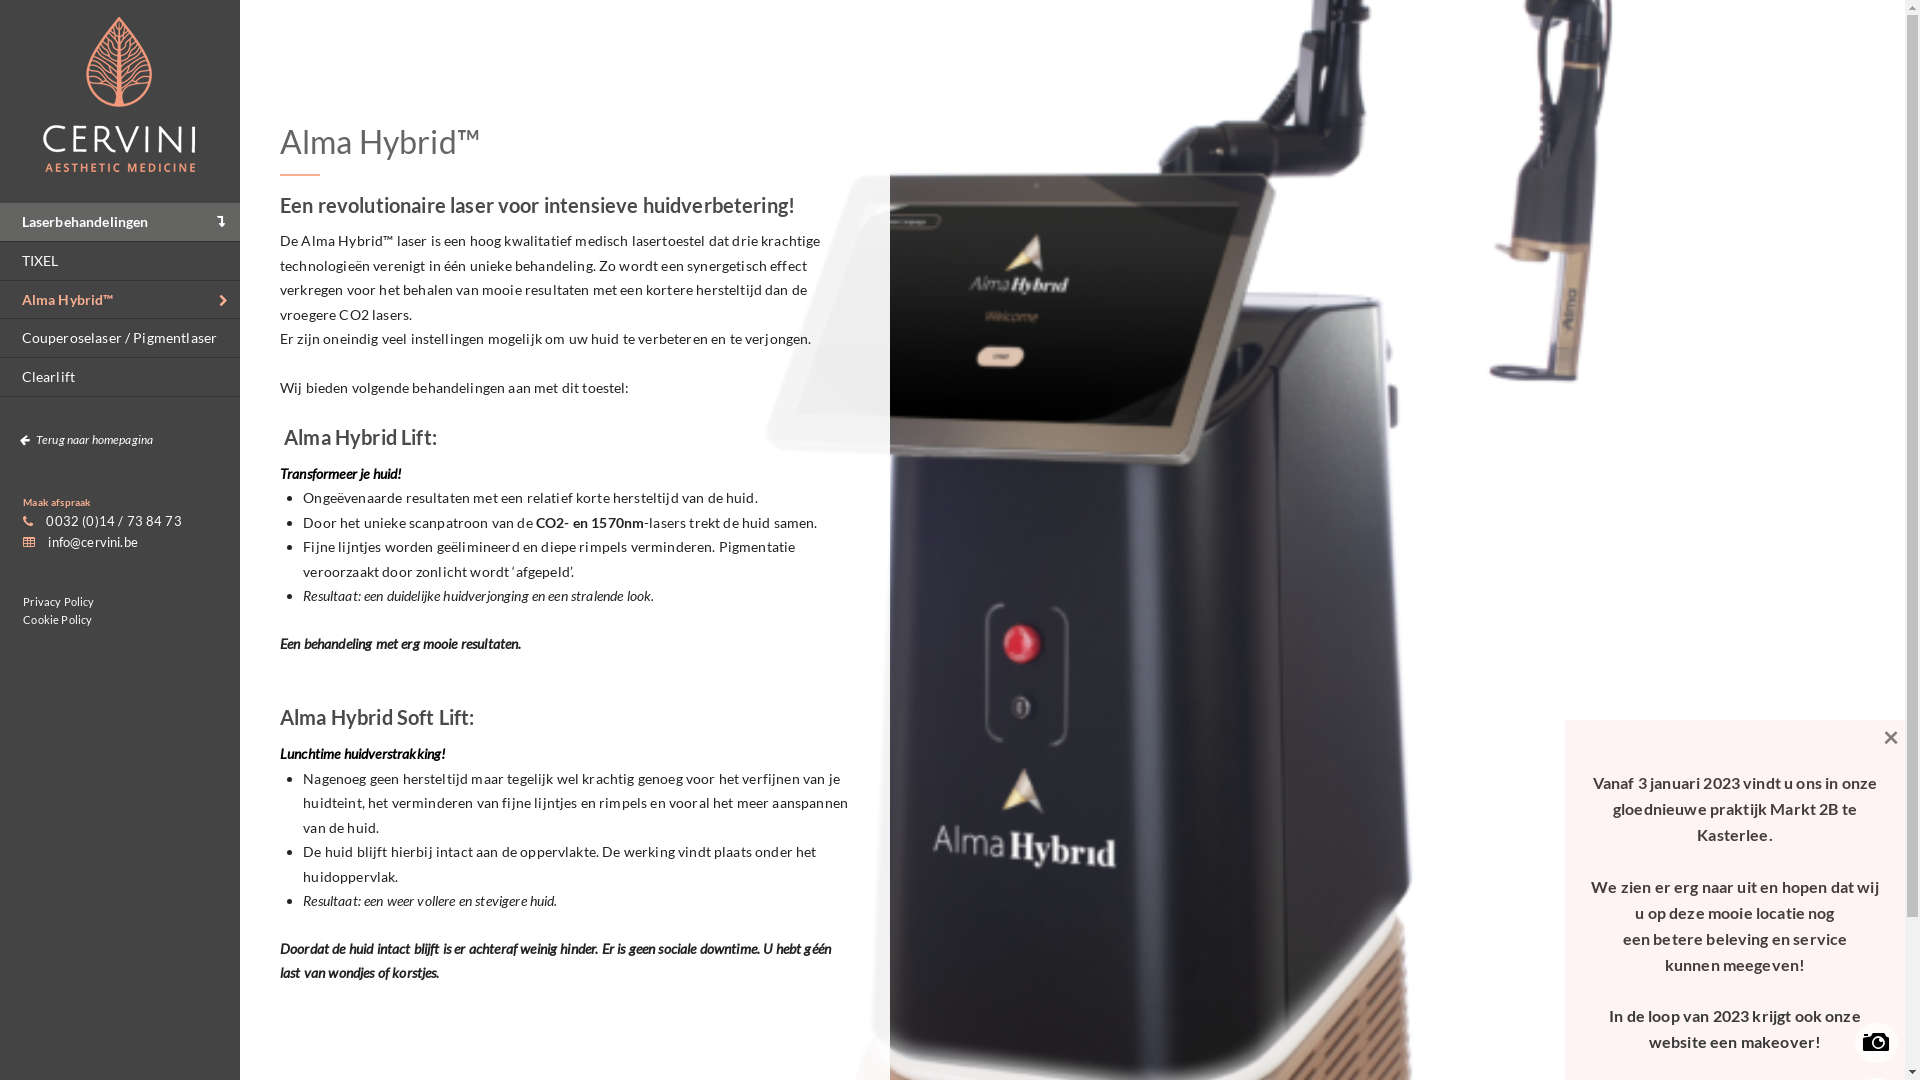 The height and width of the screenshot is (1080, 1920). What do you see at coordinates (0, 438) in the screenshot?
I see `'Terug naar homepagina'` at bounding box center [0, 438].